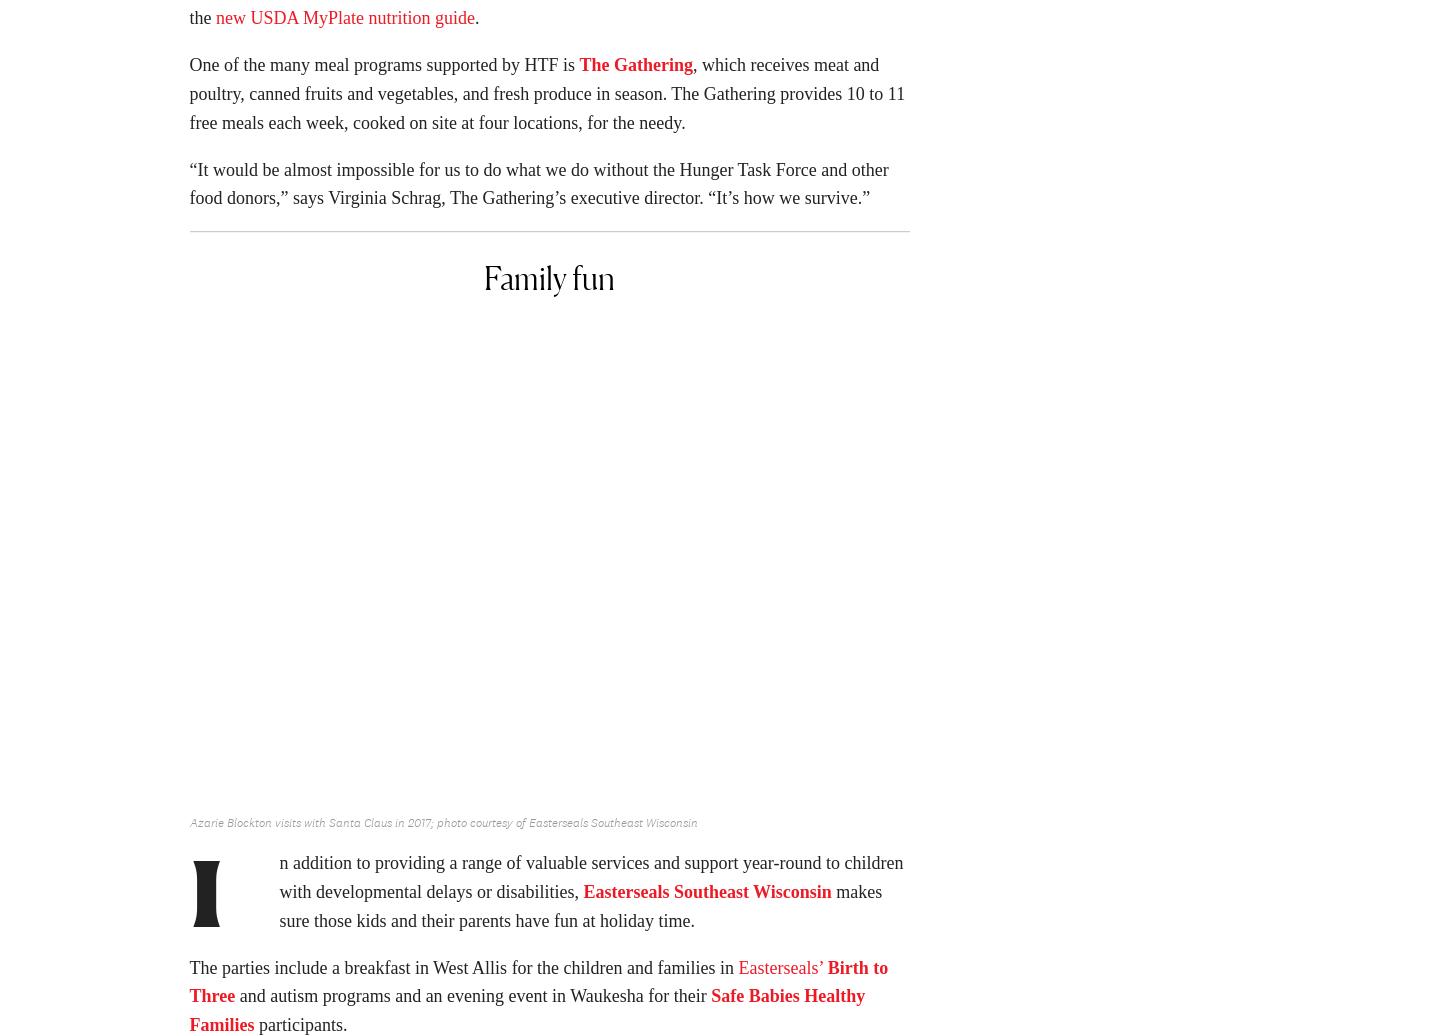 Image resolution: width=1450 pixels, height=1036 pixels. I want to click on 'Birth to Three', so click(538, 988).